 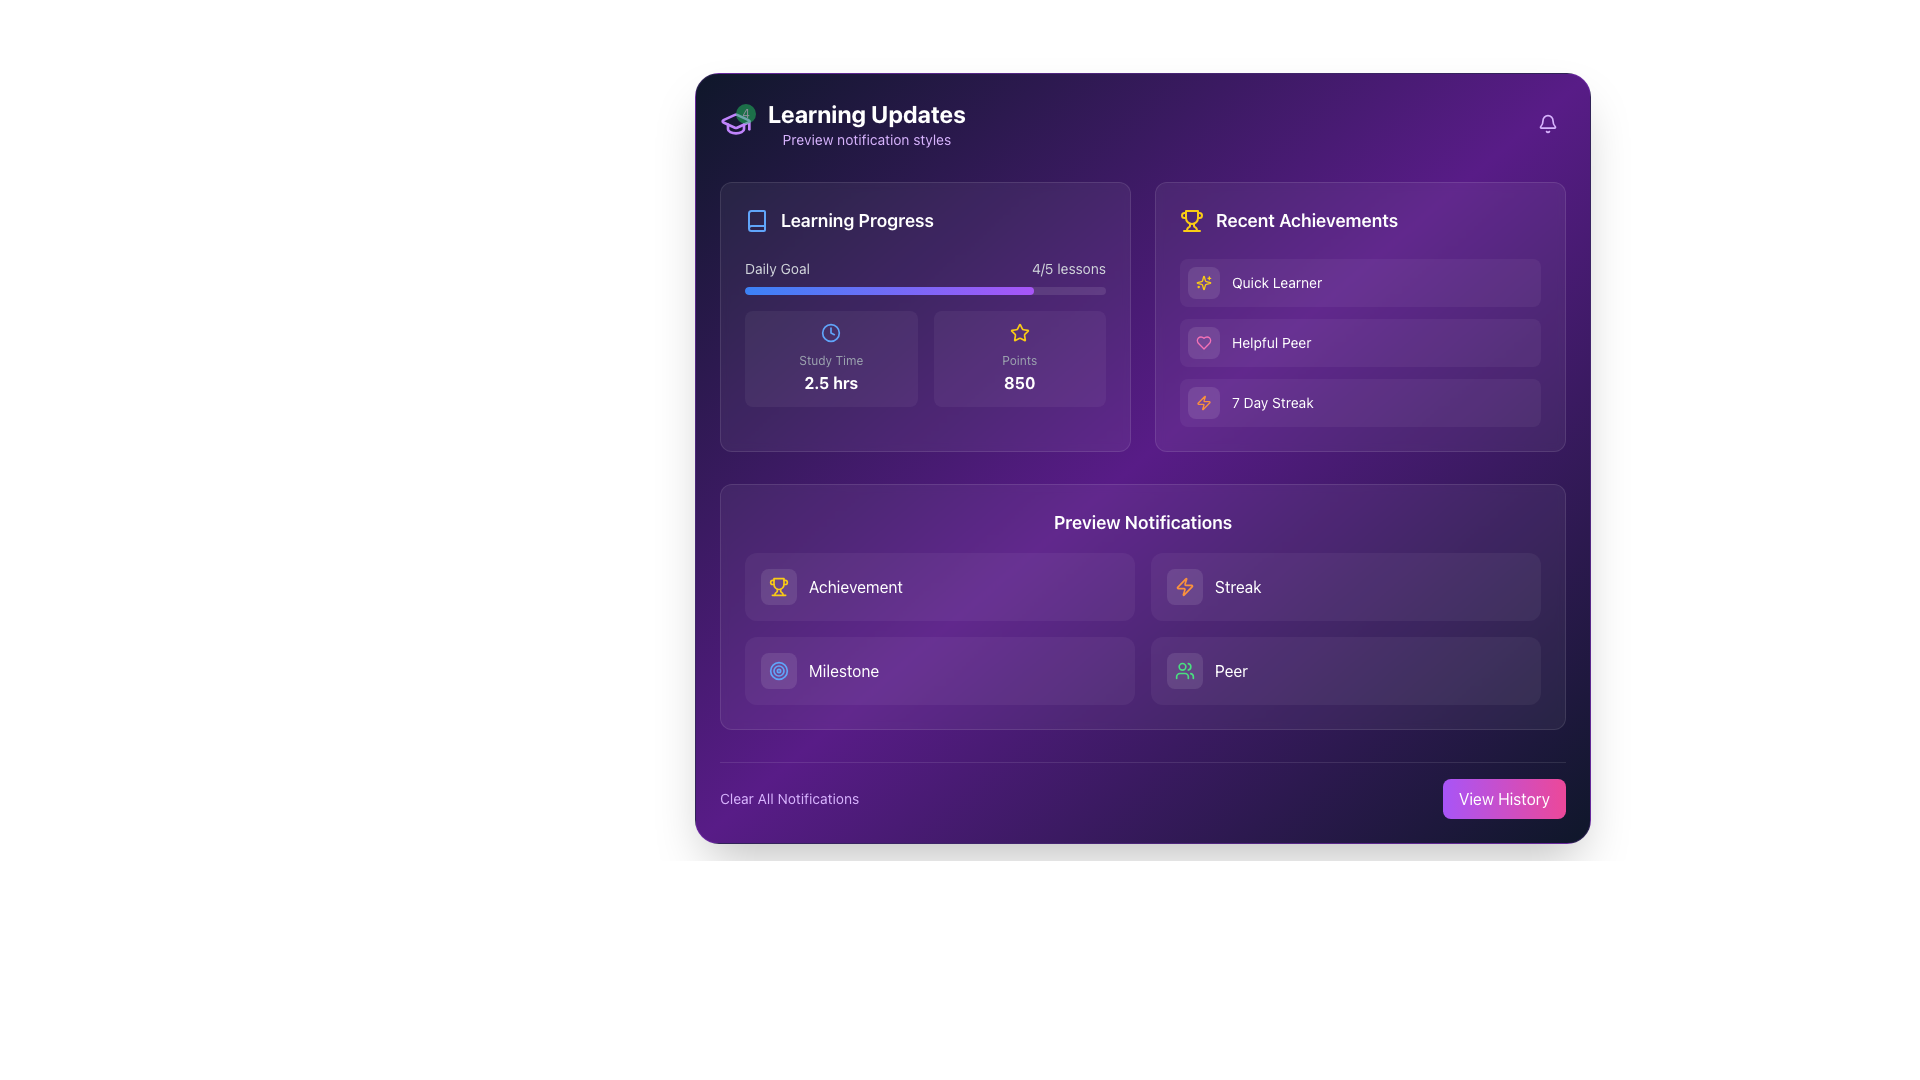 I want to click on the second entry in the 'Recent Achievements' section, which displays the 'Helpful Peer' recognition and is located between 'Quick Learner' and '7 Day Streak', so click(x=1360, y=342).